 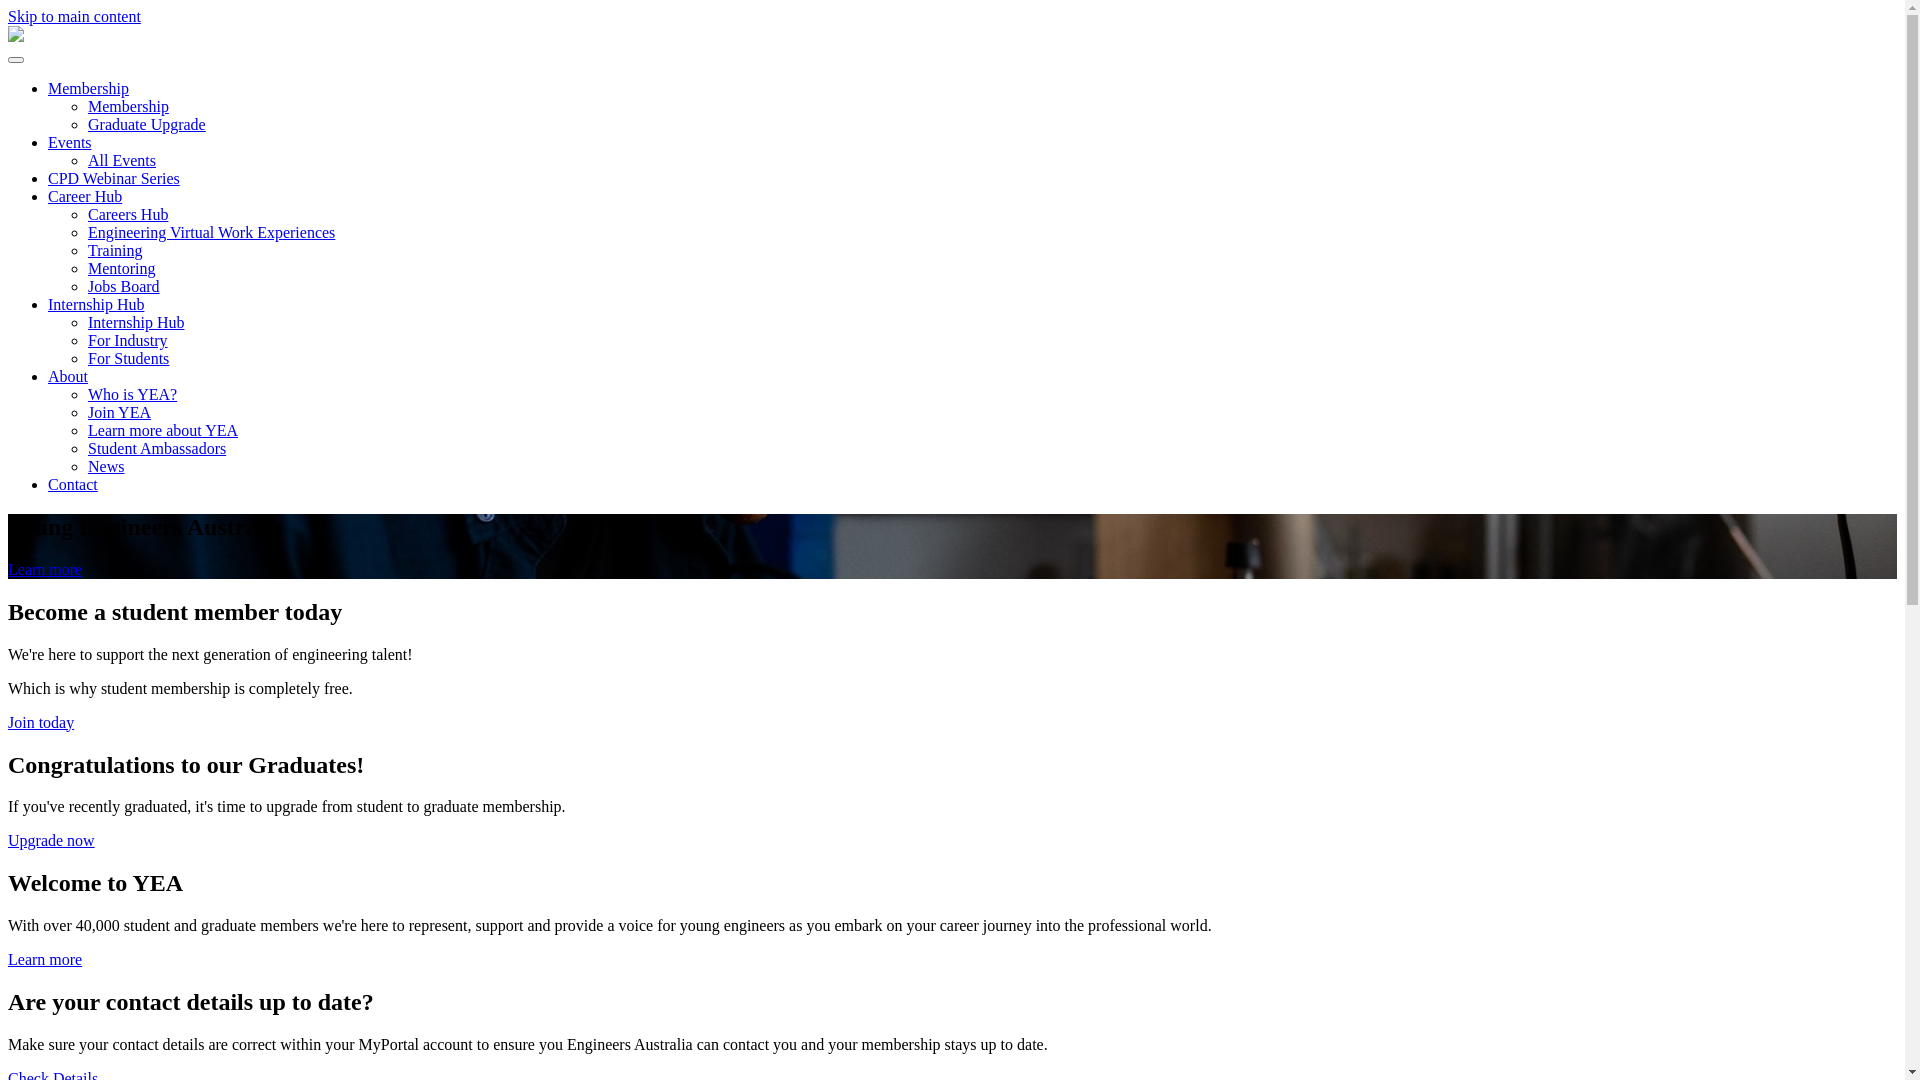 What do you see at coordinates (95, 304) in the screenshot?
I see `'Internship Hub'` at bounding box center [95, 304].